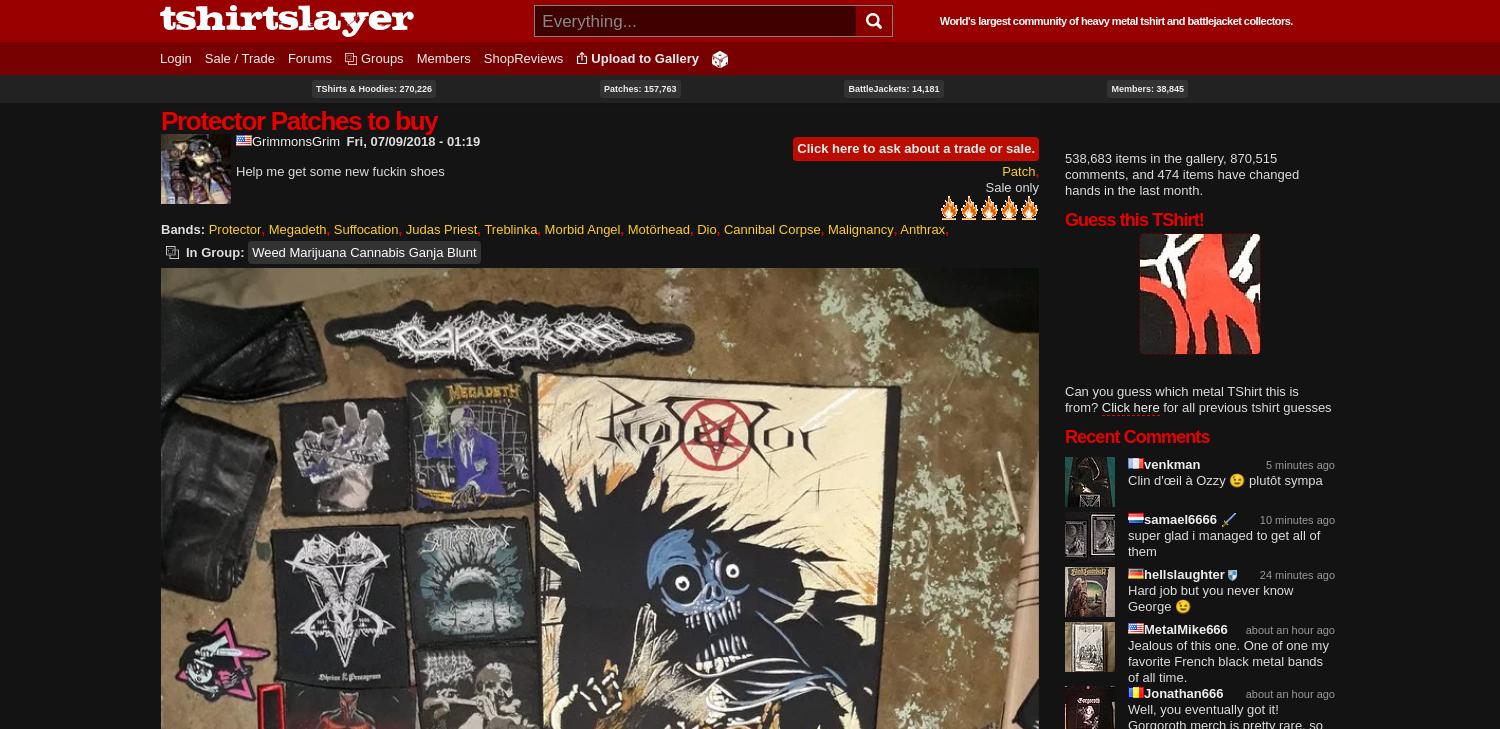  What do you see at coordinates (1064, 217) in the screenshot?
I see `'Guess this TShirt!'` at bounding box center [1064, 217].